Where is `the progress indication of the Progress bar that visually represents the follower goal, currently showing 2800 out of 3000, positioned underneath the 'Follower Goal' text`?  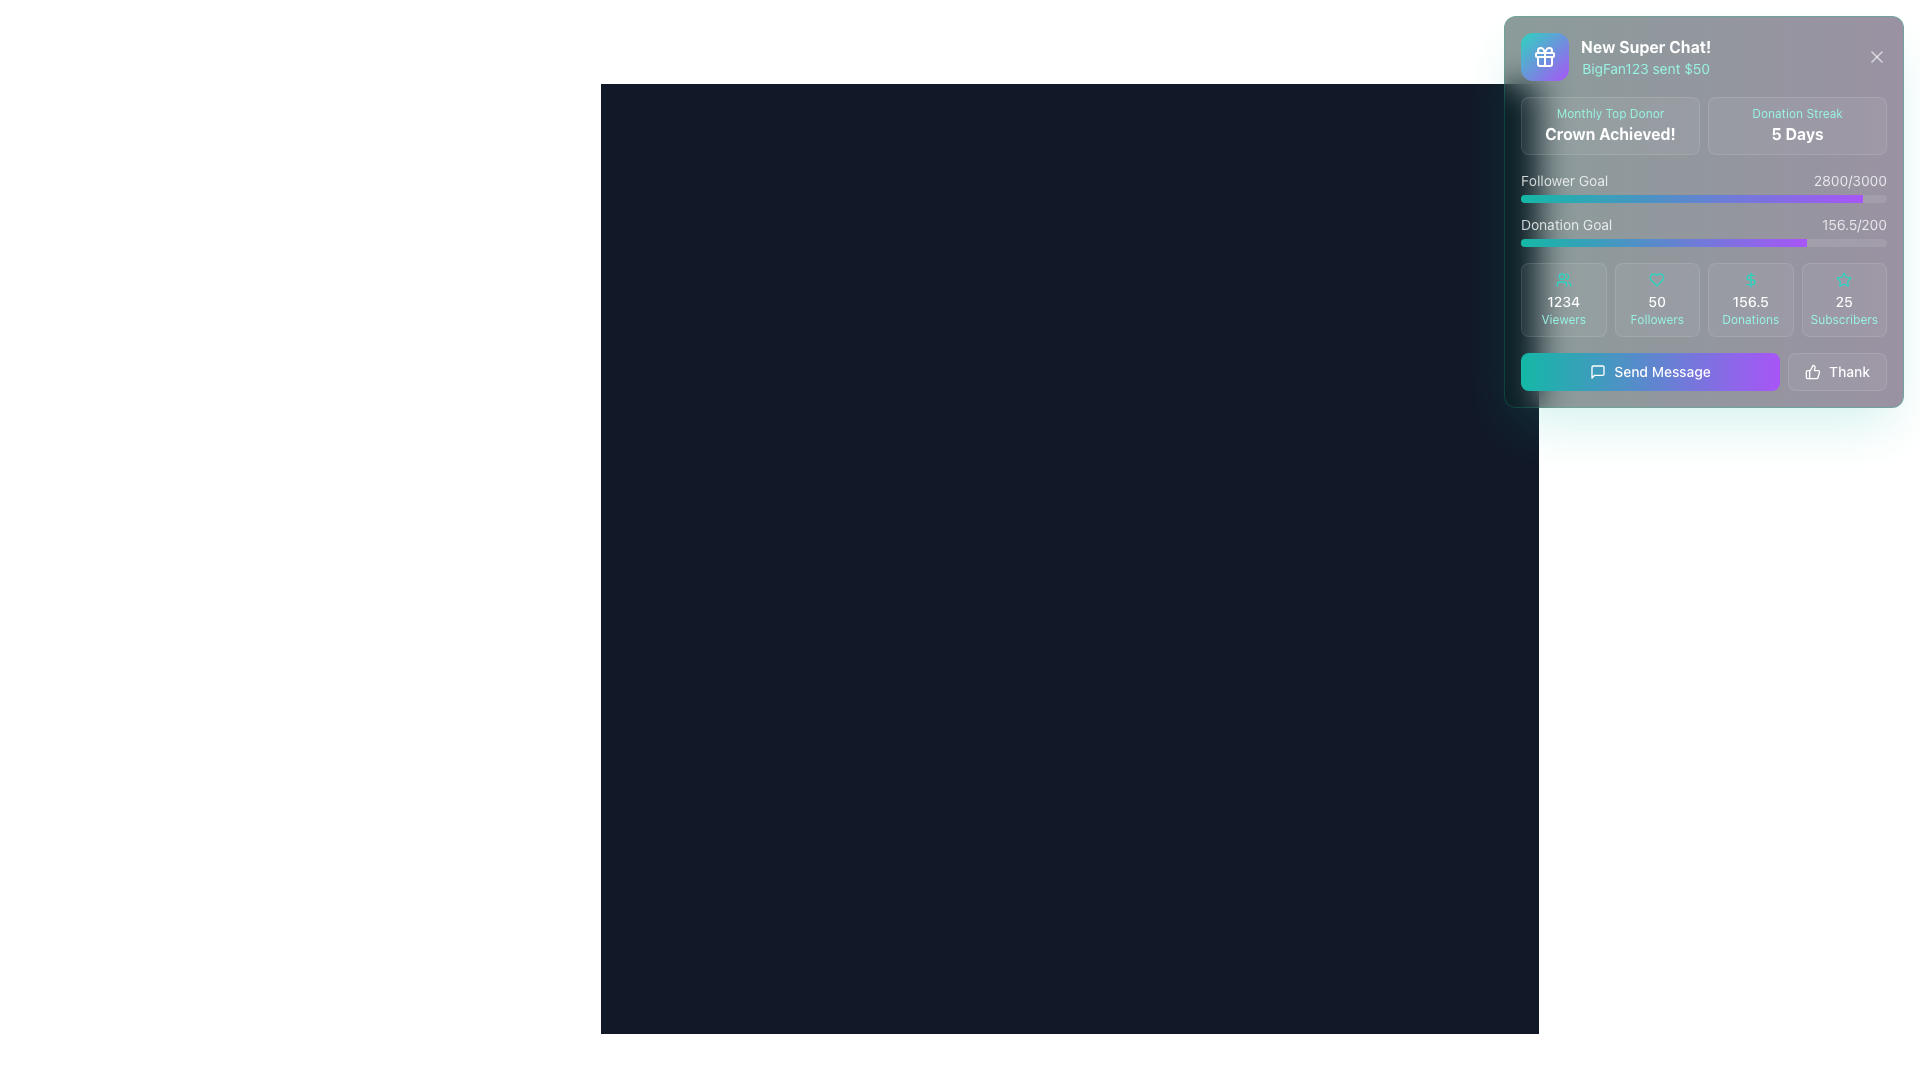
the progress indication of the Progress bar that visually represents the follower goal, currently showing 2800 out of 3000, positioned underneath the 'Follower Goal' text is located at coordinates (1703, 199).